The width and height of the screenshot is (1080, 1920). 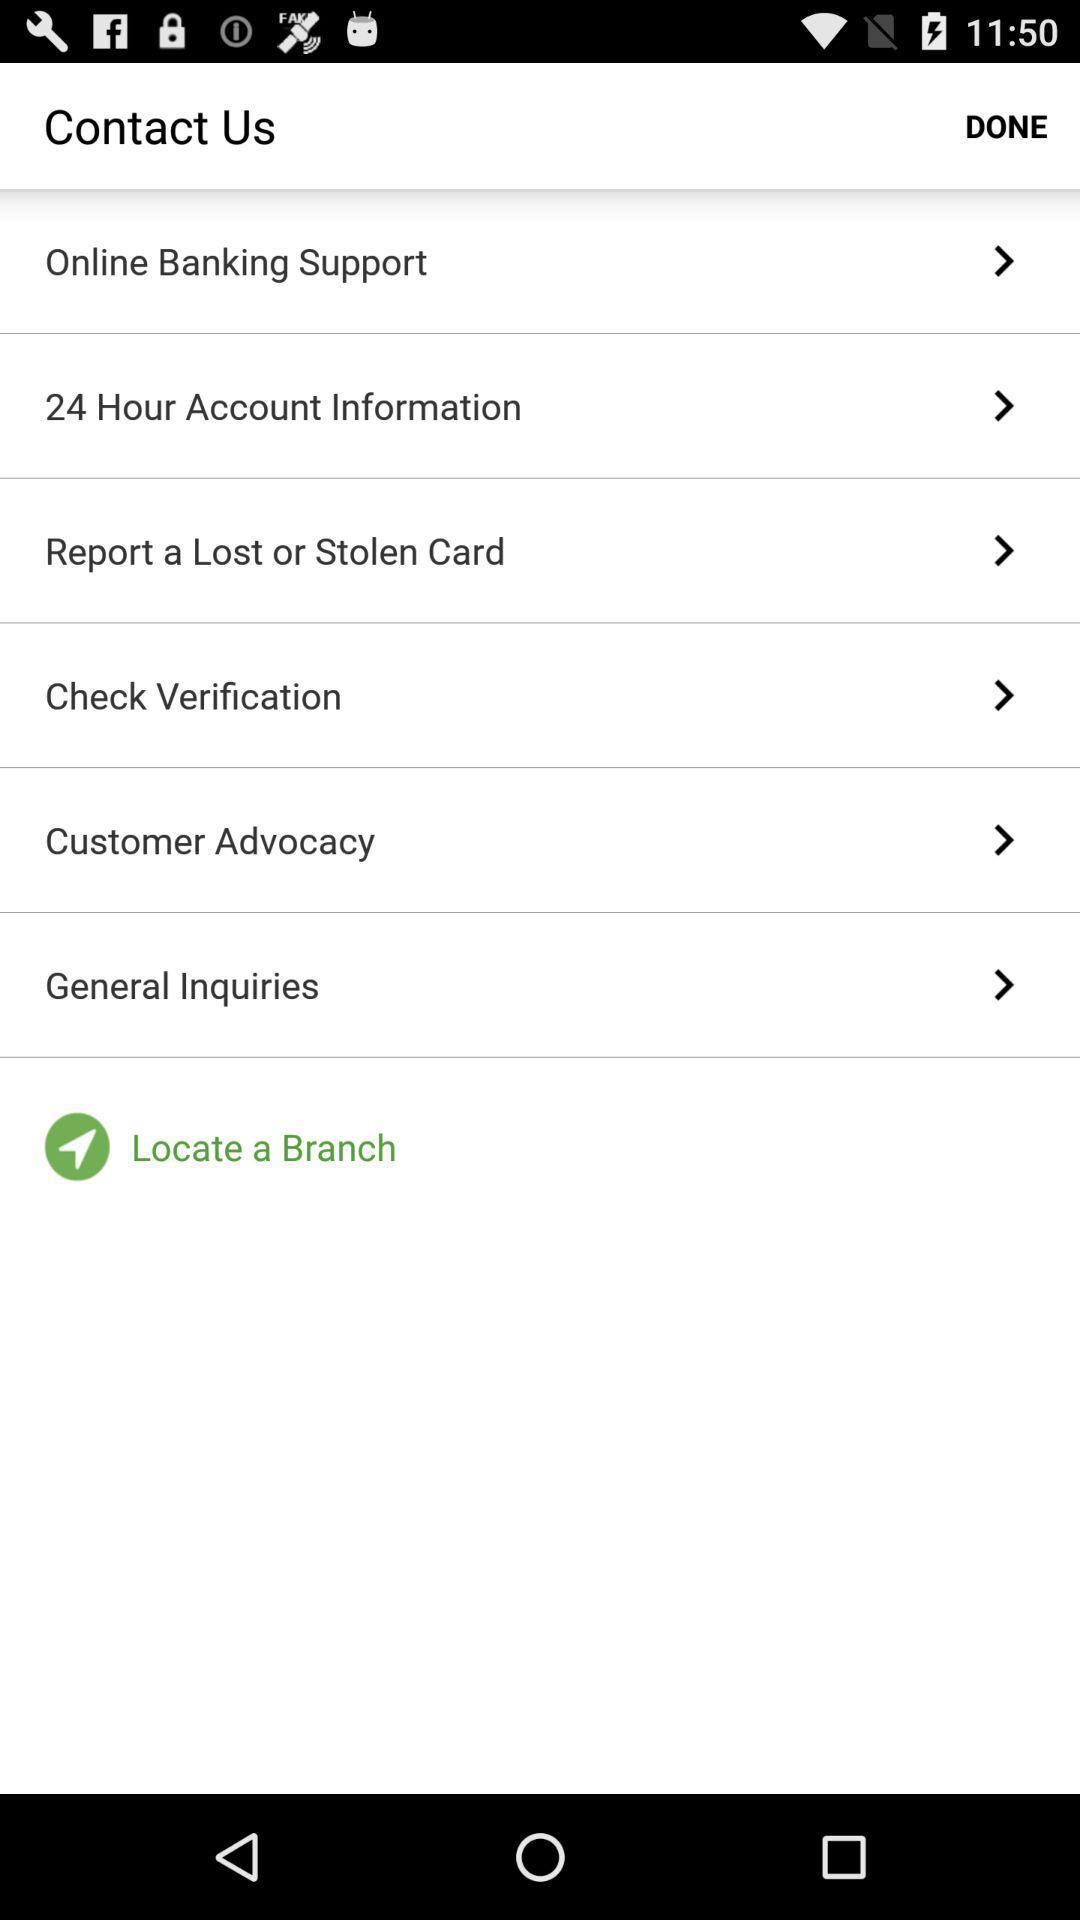 I want to click on the item next to 24 hour account icon, so click(x=1003, y=404).